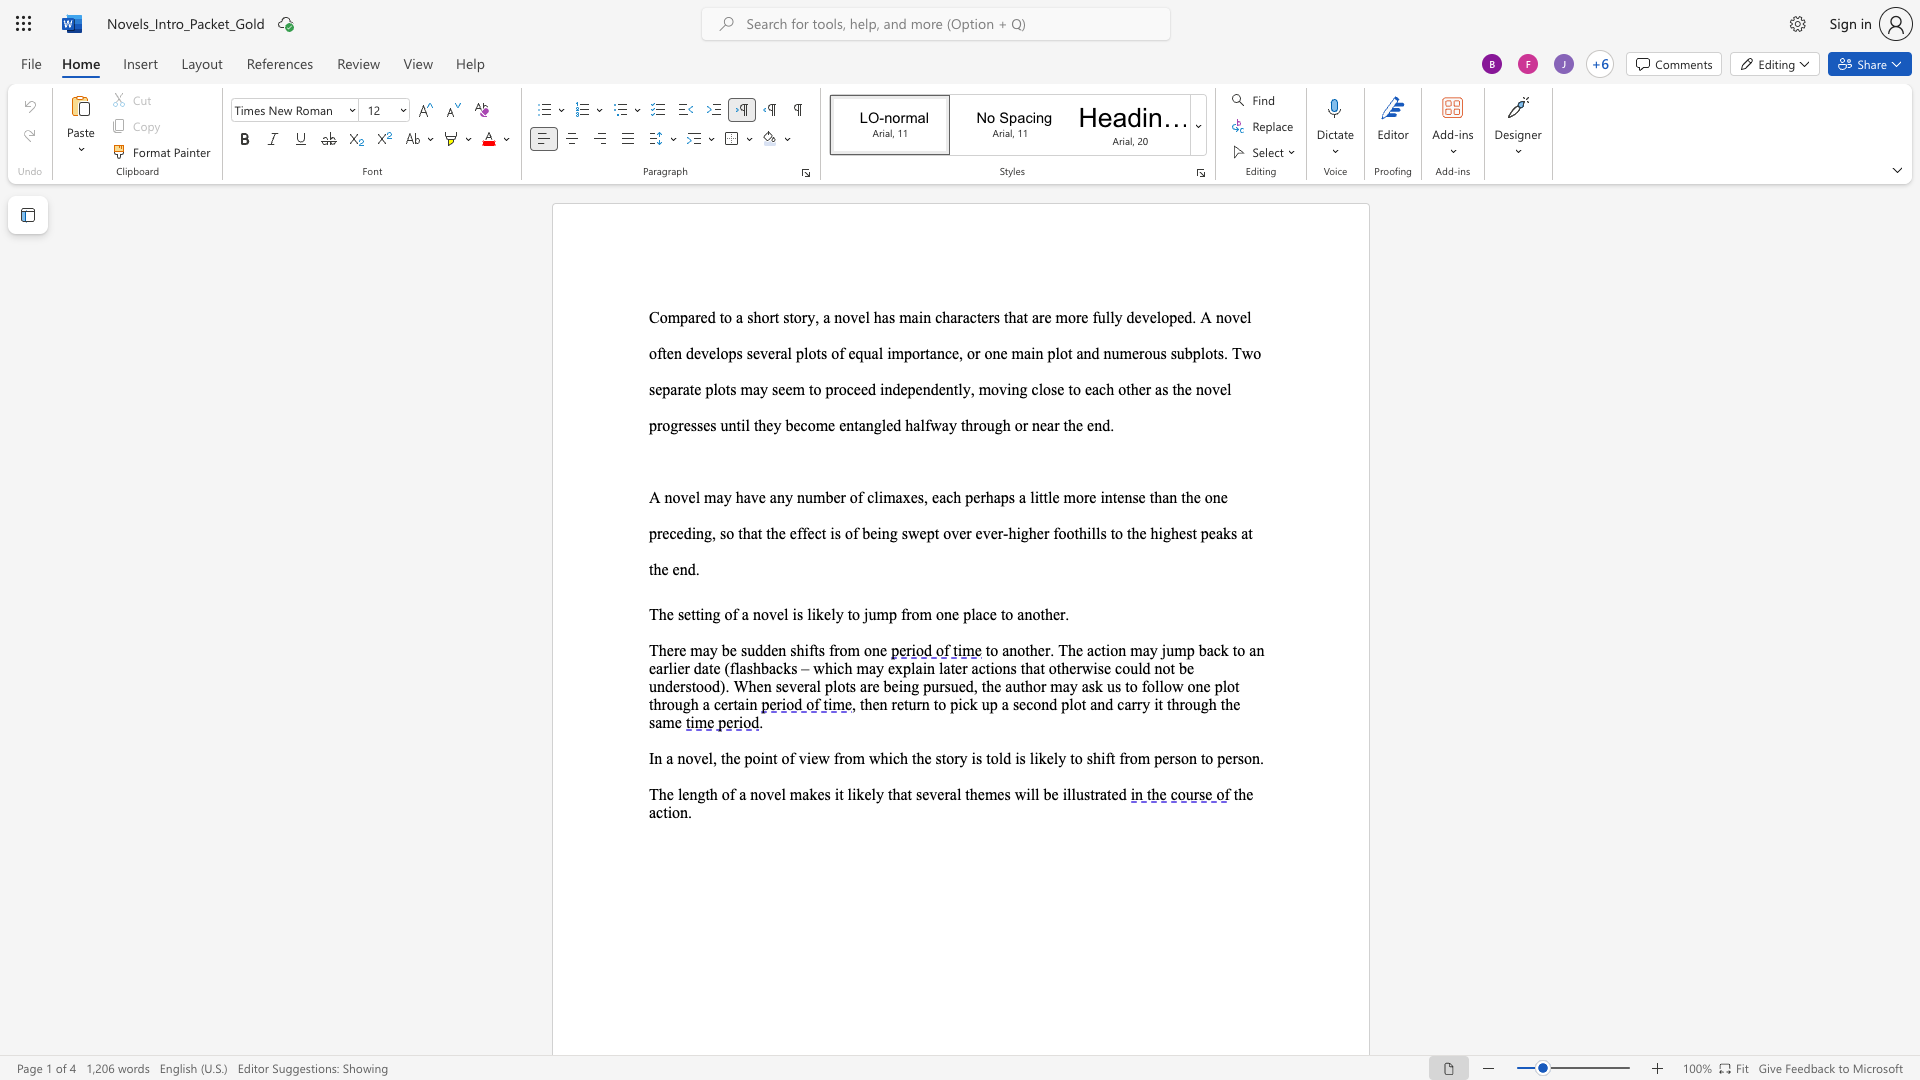  Describe the element at coordinates (676, 389) in the screenshot. I see `the space between the continuous character "a" and "r" in the text` at that location.